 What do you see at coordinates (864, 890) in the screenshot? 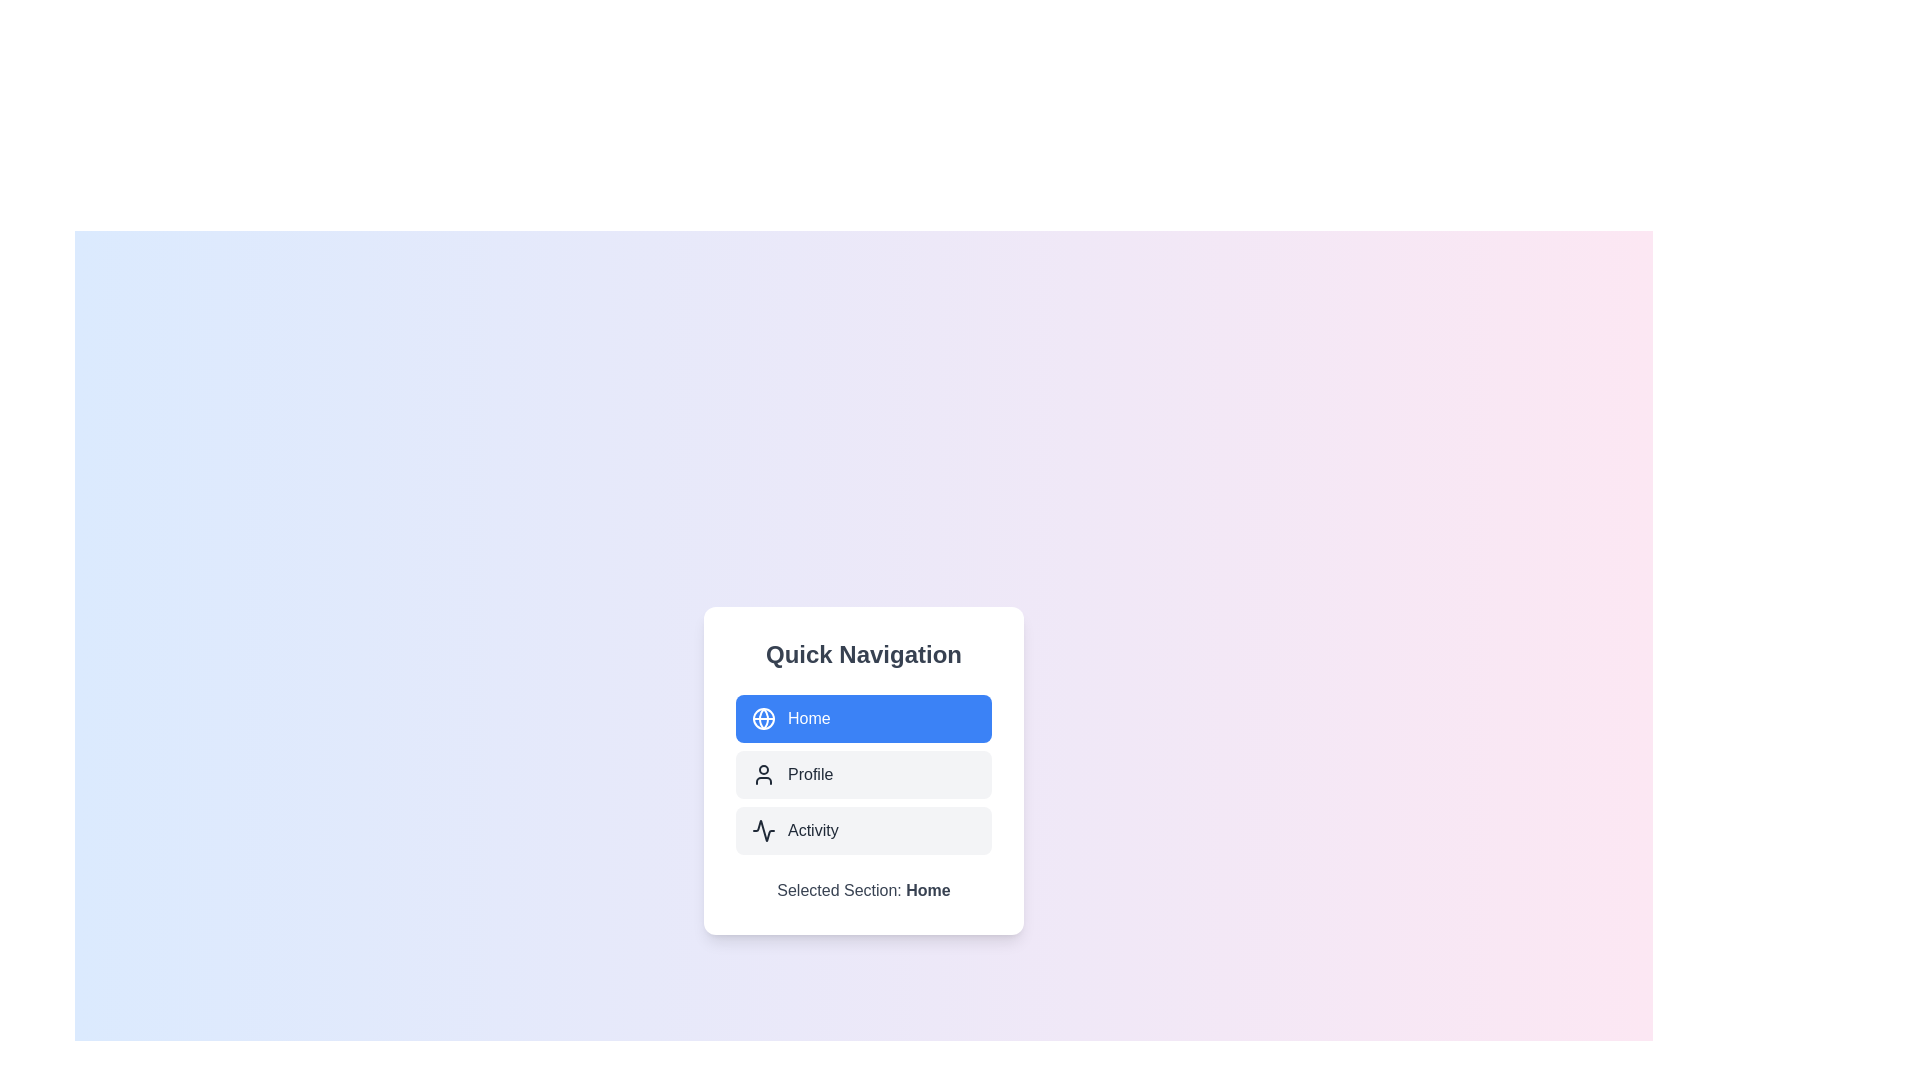
I see `the text label that reads 'Selected Section: Home', which is centrally aligned within the 'Quick Navigation' panel and located beneath the buttons labeled 'Home', 'Profile', and 'Activity'` at bounding box center [864, 890].